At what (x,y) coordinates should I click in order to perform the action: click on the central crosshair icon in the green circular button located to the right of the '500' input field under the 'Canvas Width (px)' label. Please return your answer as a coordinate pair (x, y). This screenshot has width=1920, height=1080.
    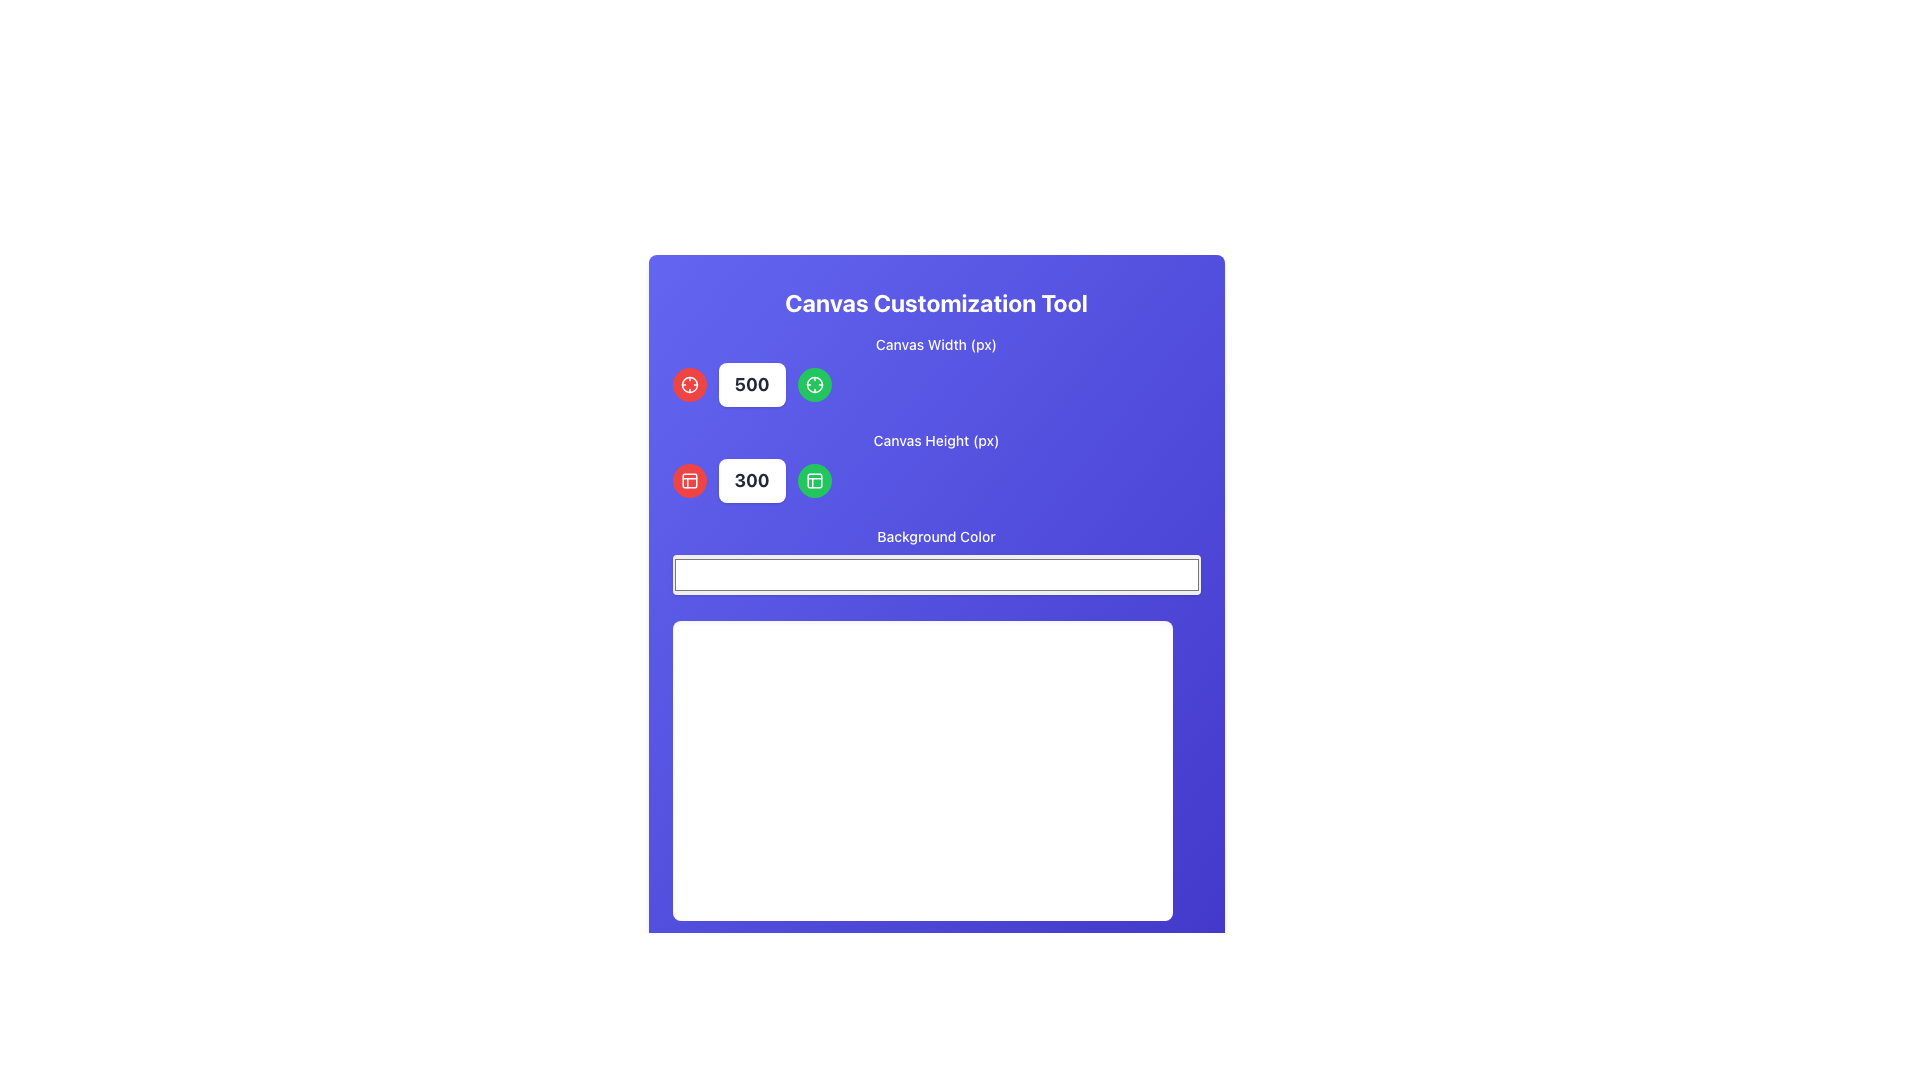
    Looking at the image, I should click on (814, 385).